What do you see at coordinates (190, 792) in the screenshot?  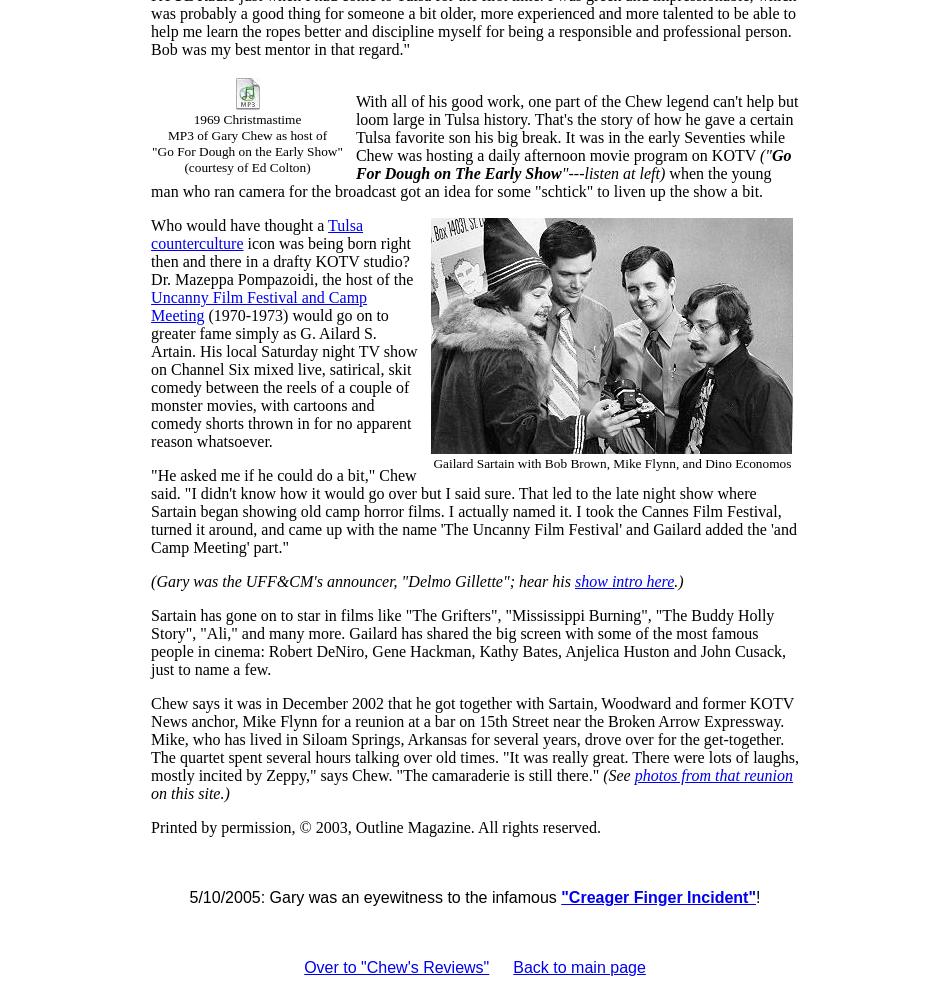 I see `'on this site.)'` at bounding box center [190, 792].